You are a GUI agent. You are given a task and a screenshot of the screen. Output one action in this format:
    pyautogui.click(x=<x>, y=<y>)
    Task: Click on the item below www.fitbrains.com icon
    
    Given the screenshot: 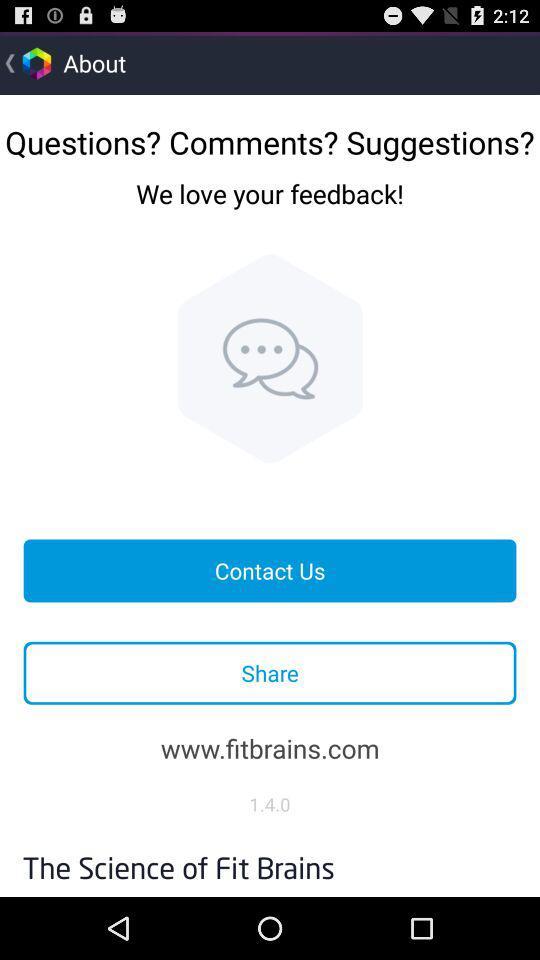 What is the action you would take?
    pyautogui.click(x=270, y=804)
    